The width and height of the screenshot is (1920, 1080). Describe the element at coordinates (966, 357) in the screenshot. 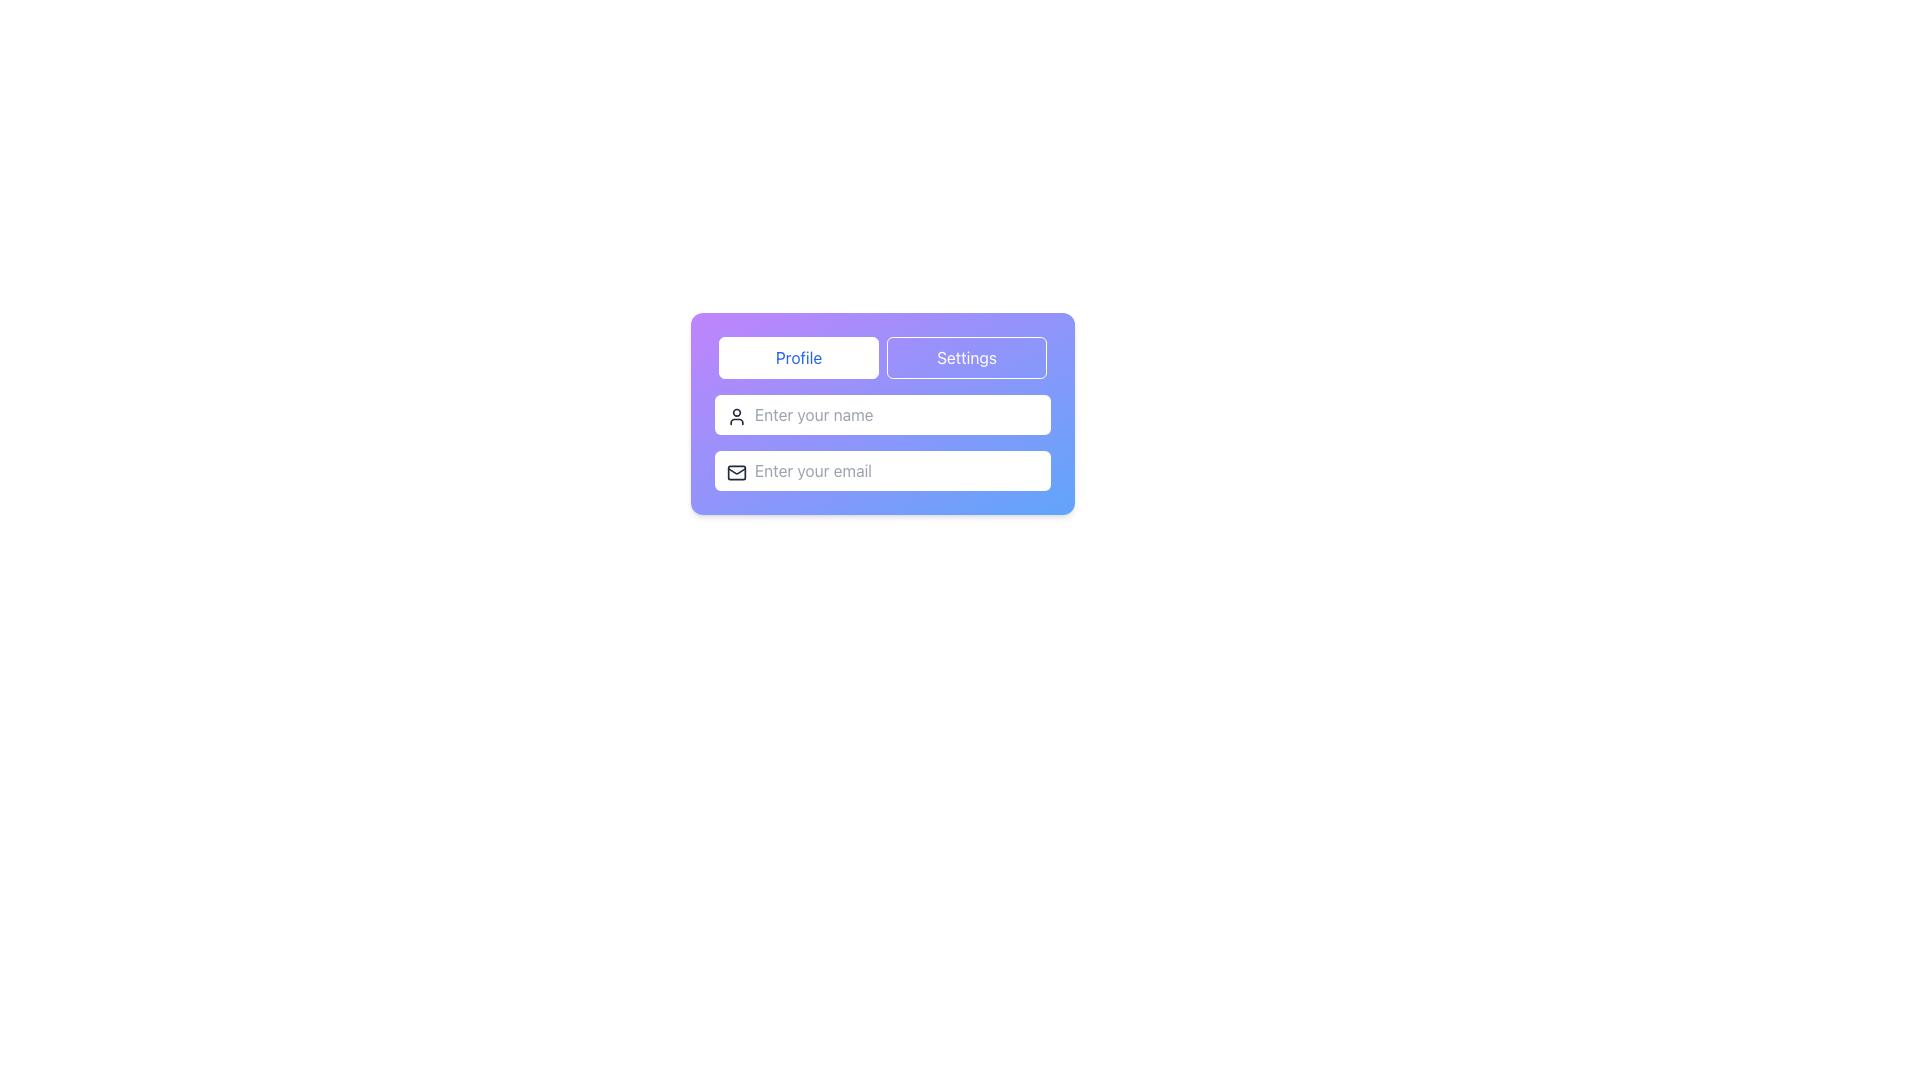

I see `the 'Settings' button, which is a rectangular button with rounded corners, transparent background, and white border` at that location.